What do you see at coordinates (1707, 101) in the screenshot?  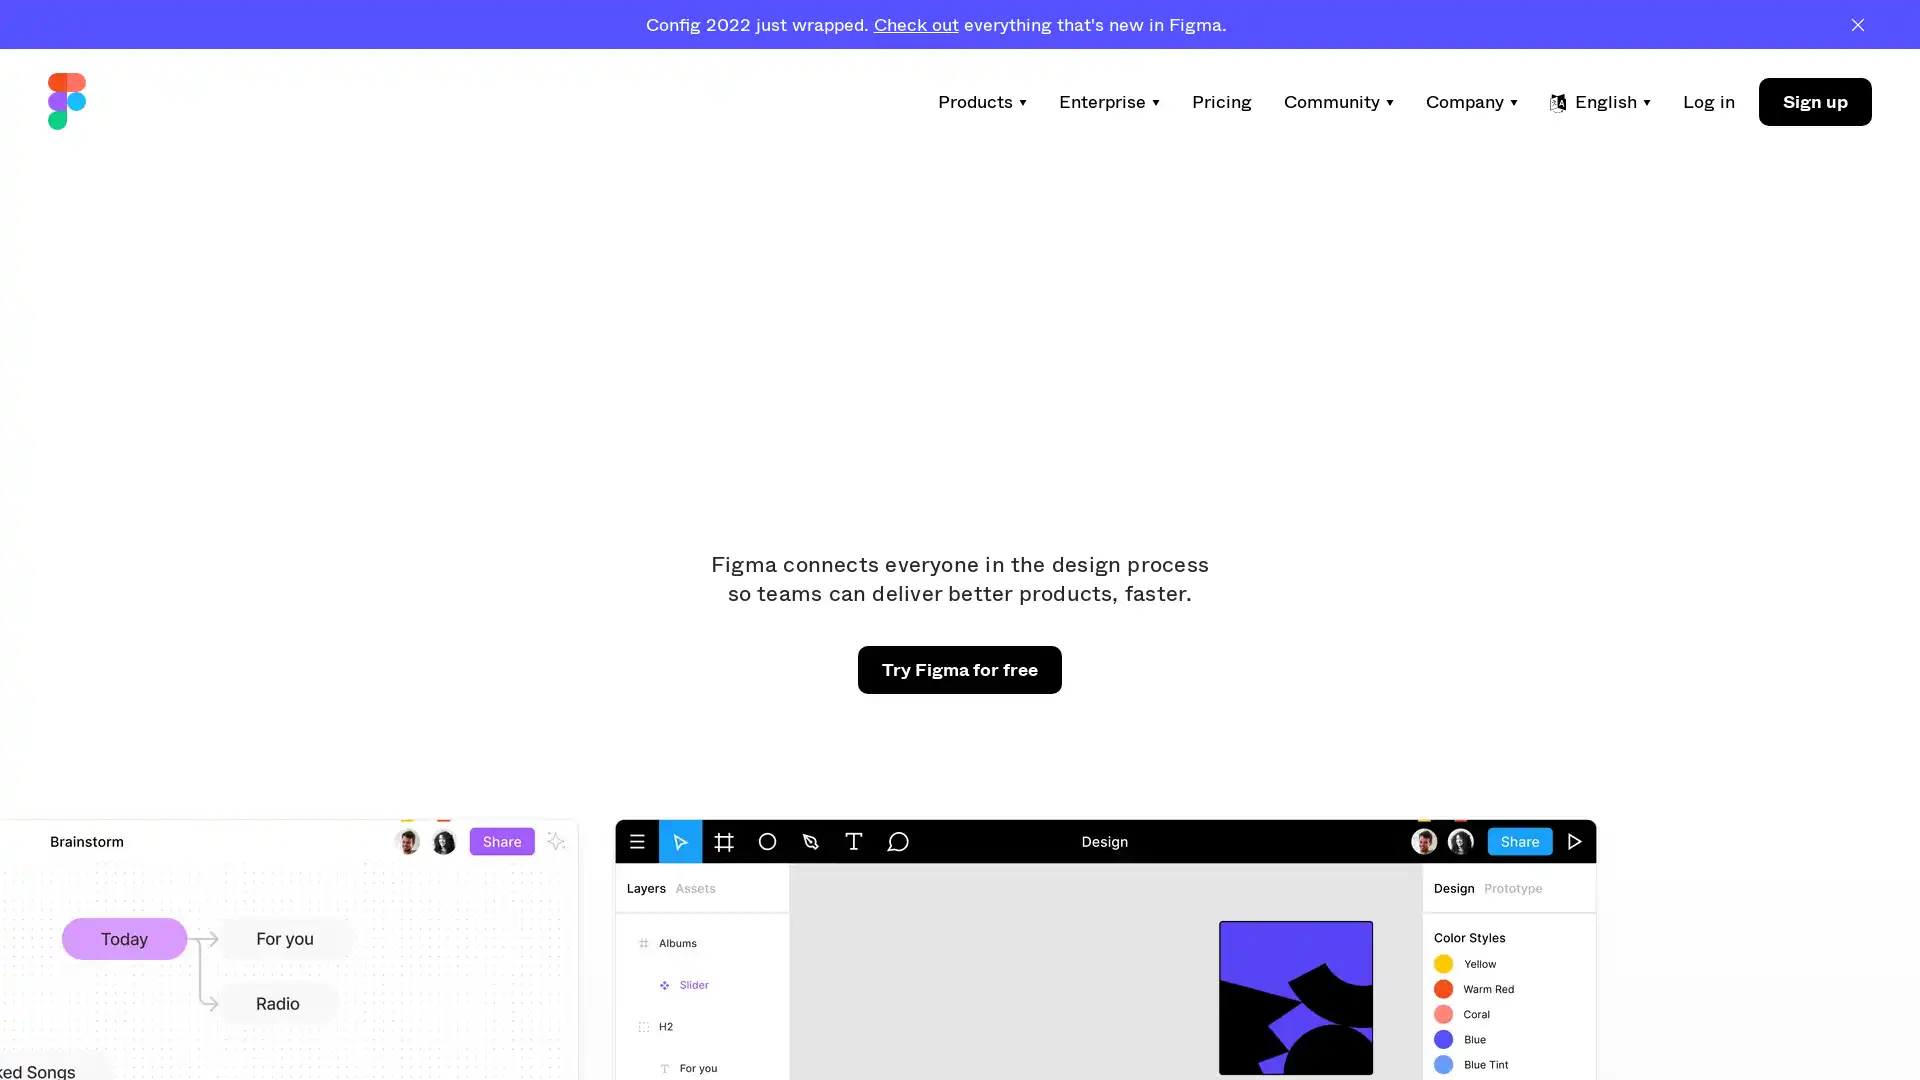 I see `Log in` at bounding box center [1707, 101].